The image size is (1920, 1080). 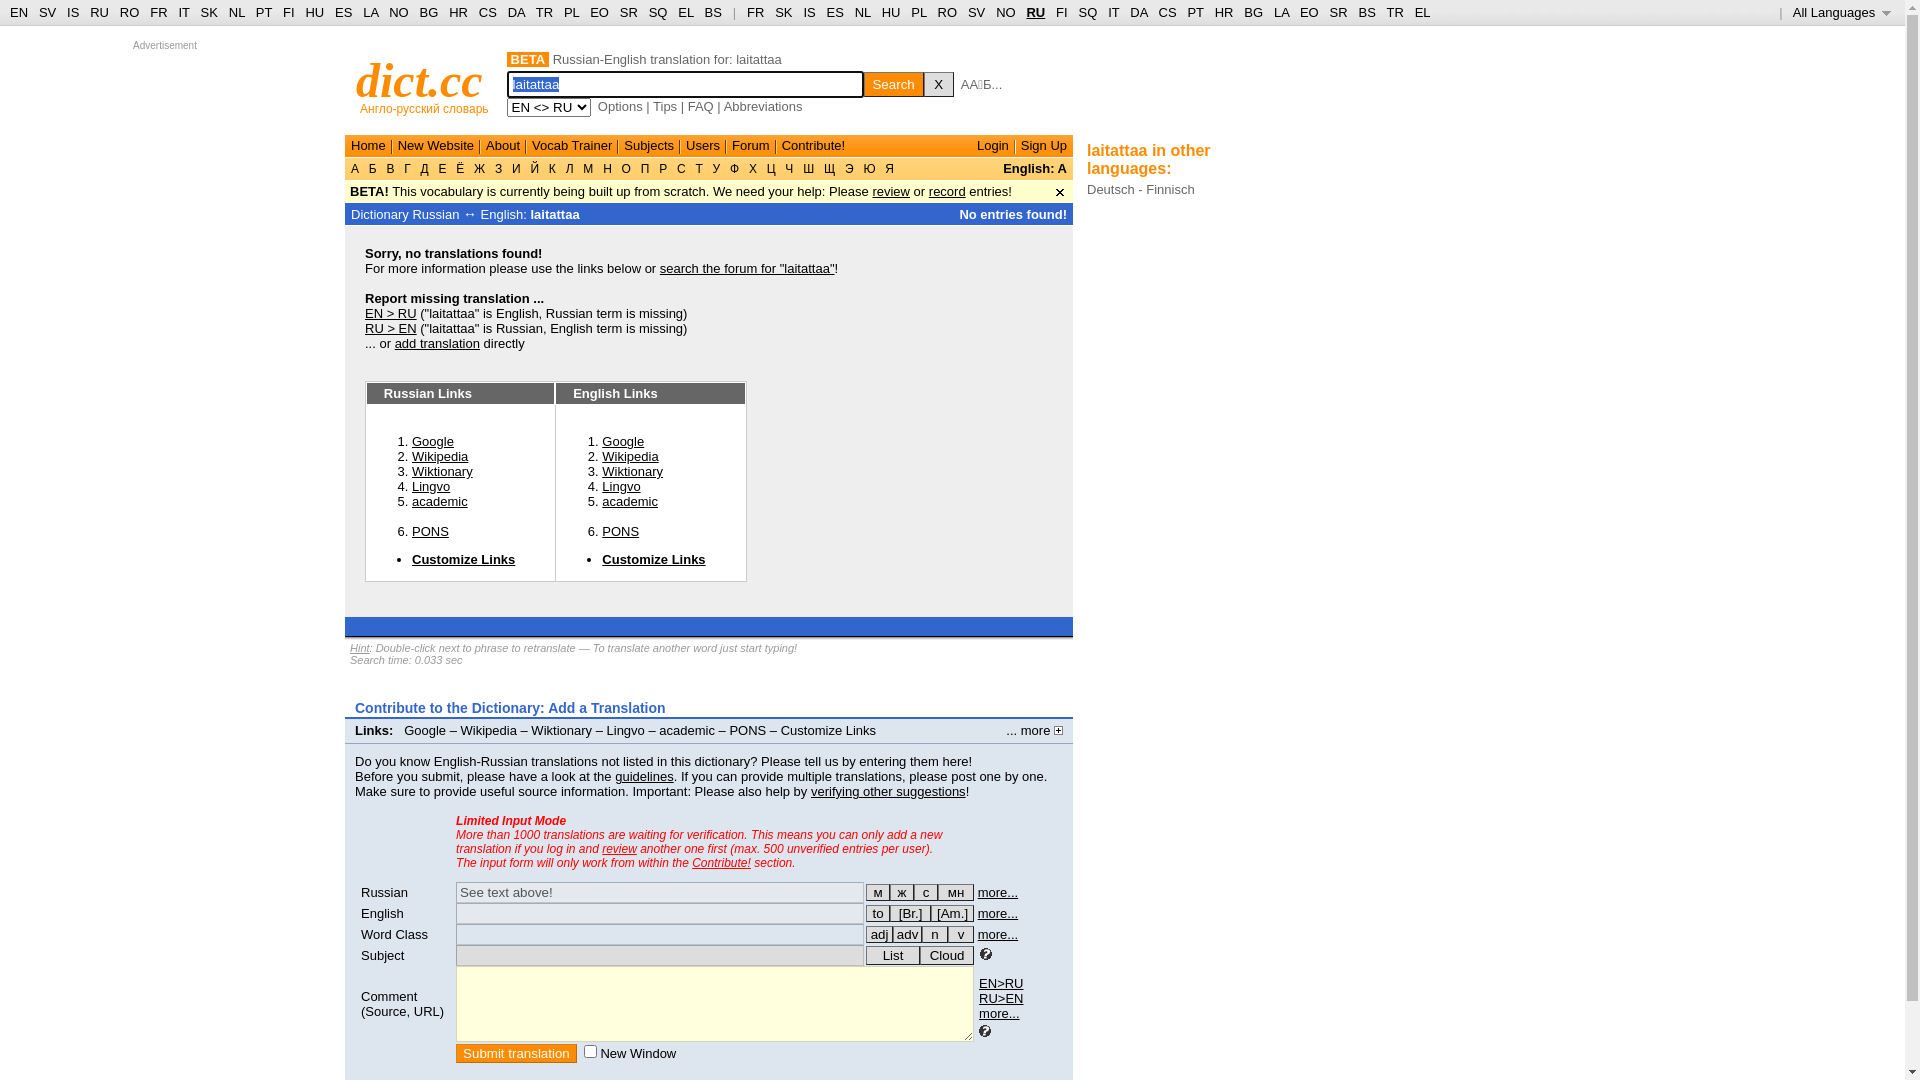 What do you see at coordinates (782, 12) in the screenshot?
I see `'SK'` at bounding box center [782, 12].